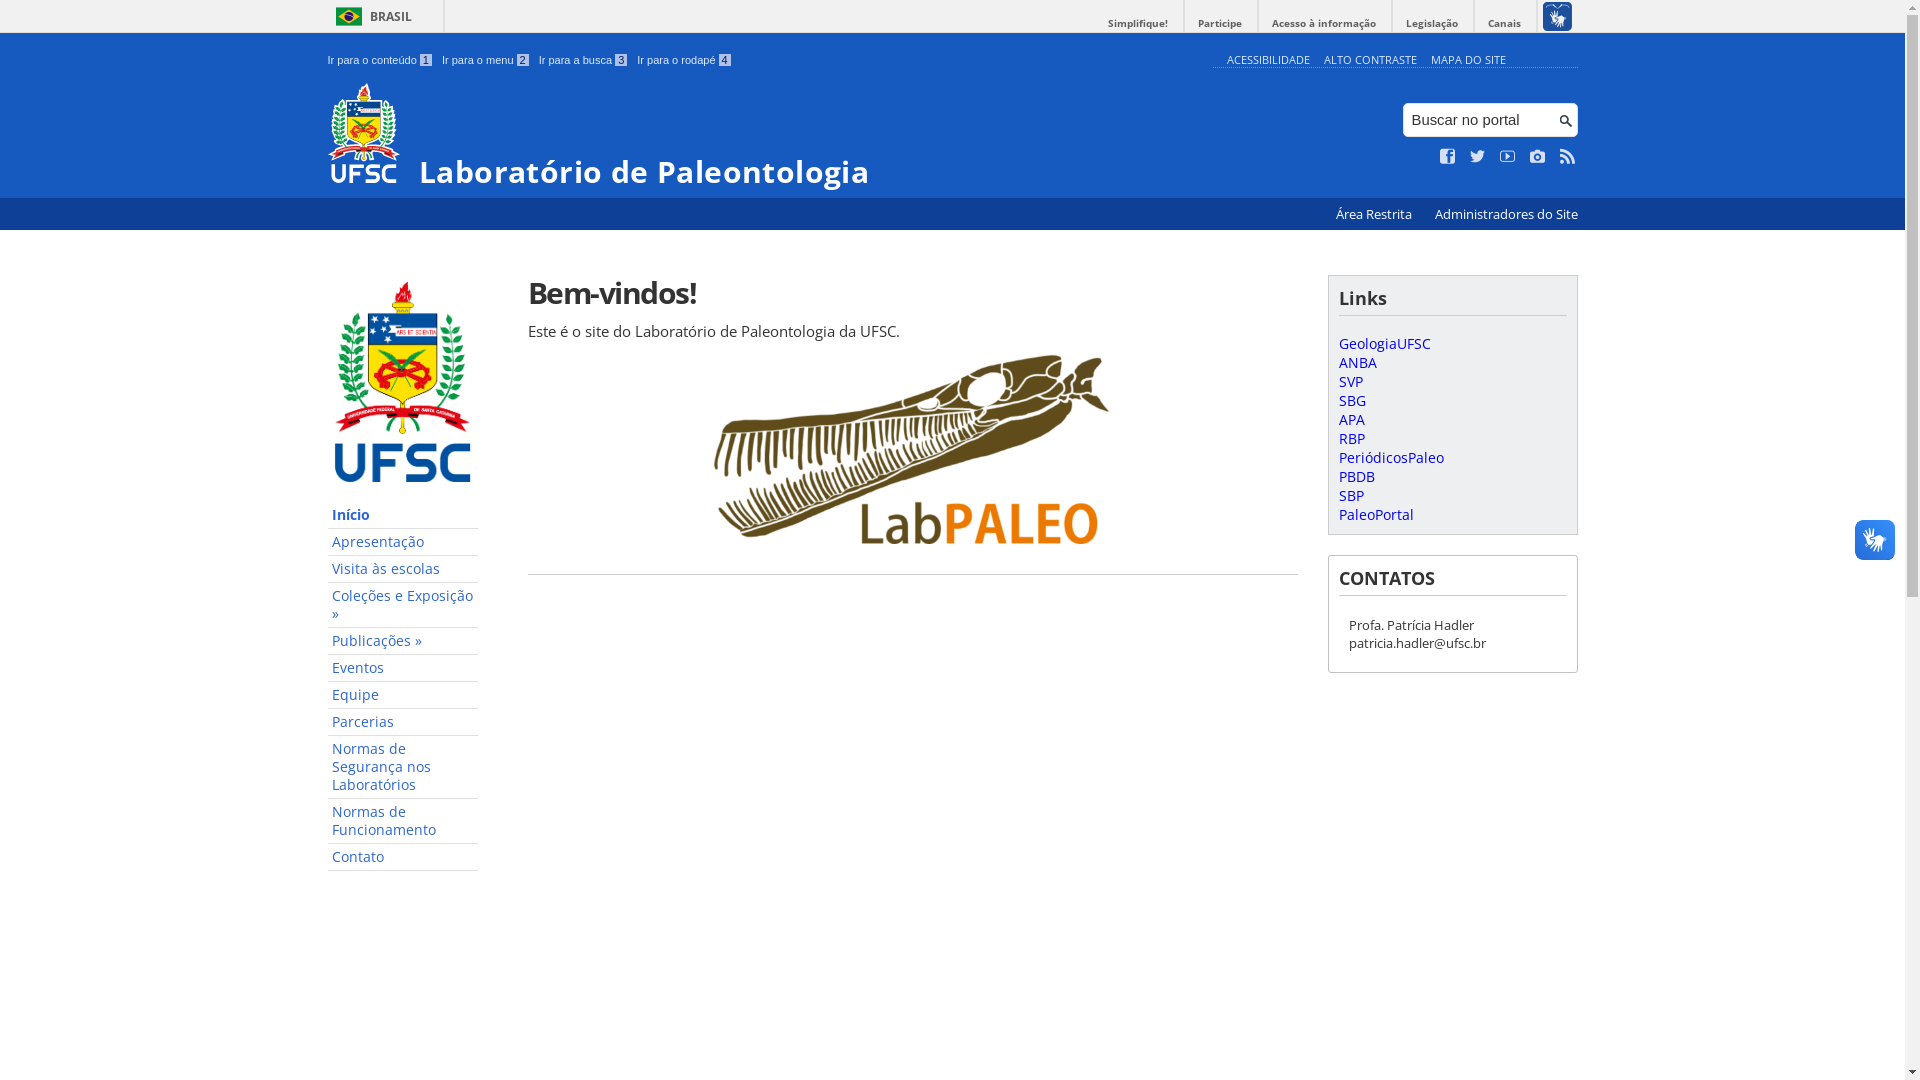 The width and height of the screenshot is (1920, 1080). What do you see at coordinates (402, 694) in the screenshot?
I see `'Equipe'` at bounding box center [402, 694].